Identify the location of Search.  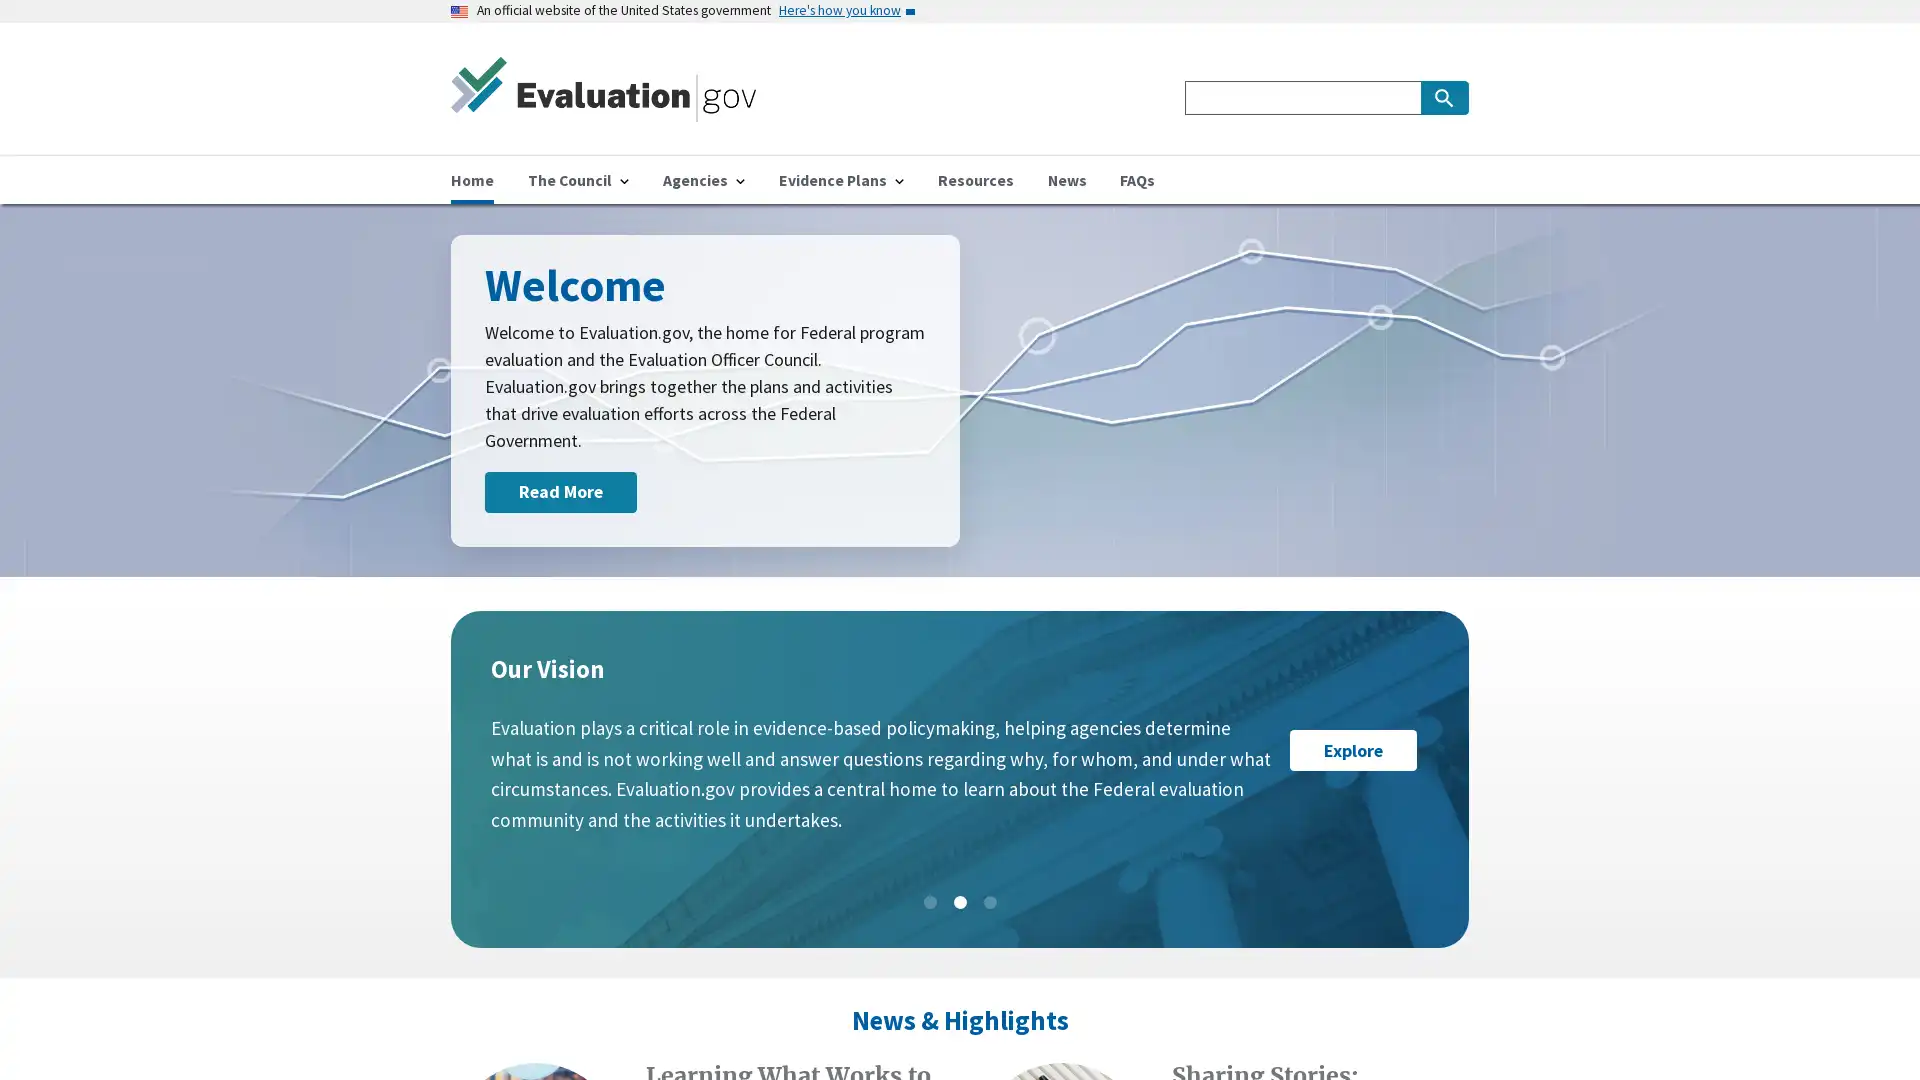
(1444, 97).